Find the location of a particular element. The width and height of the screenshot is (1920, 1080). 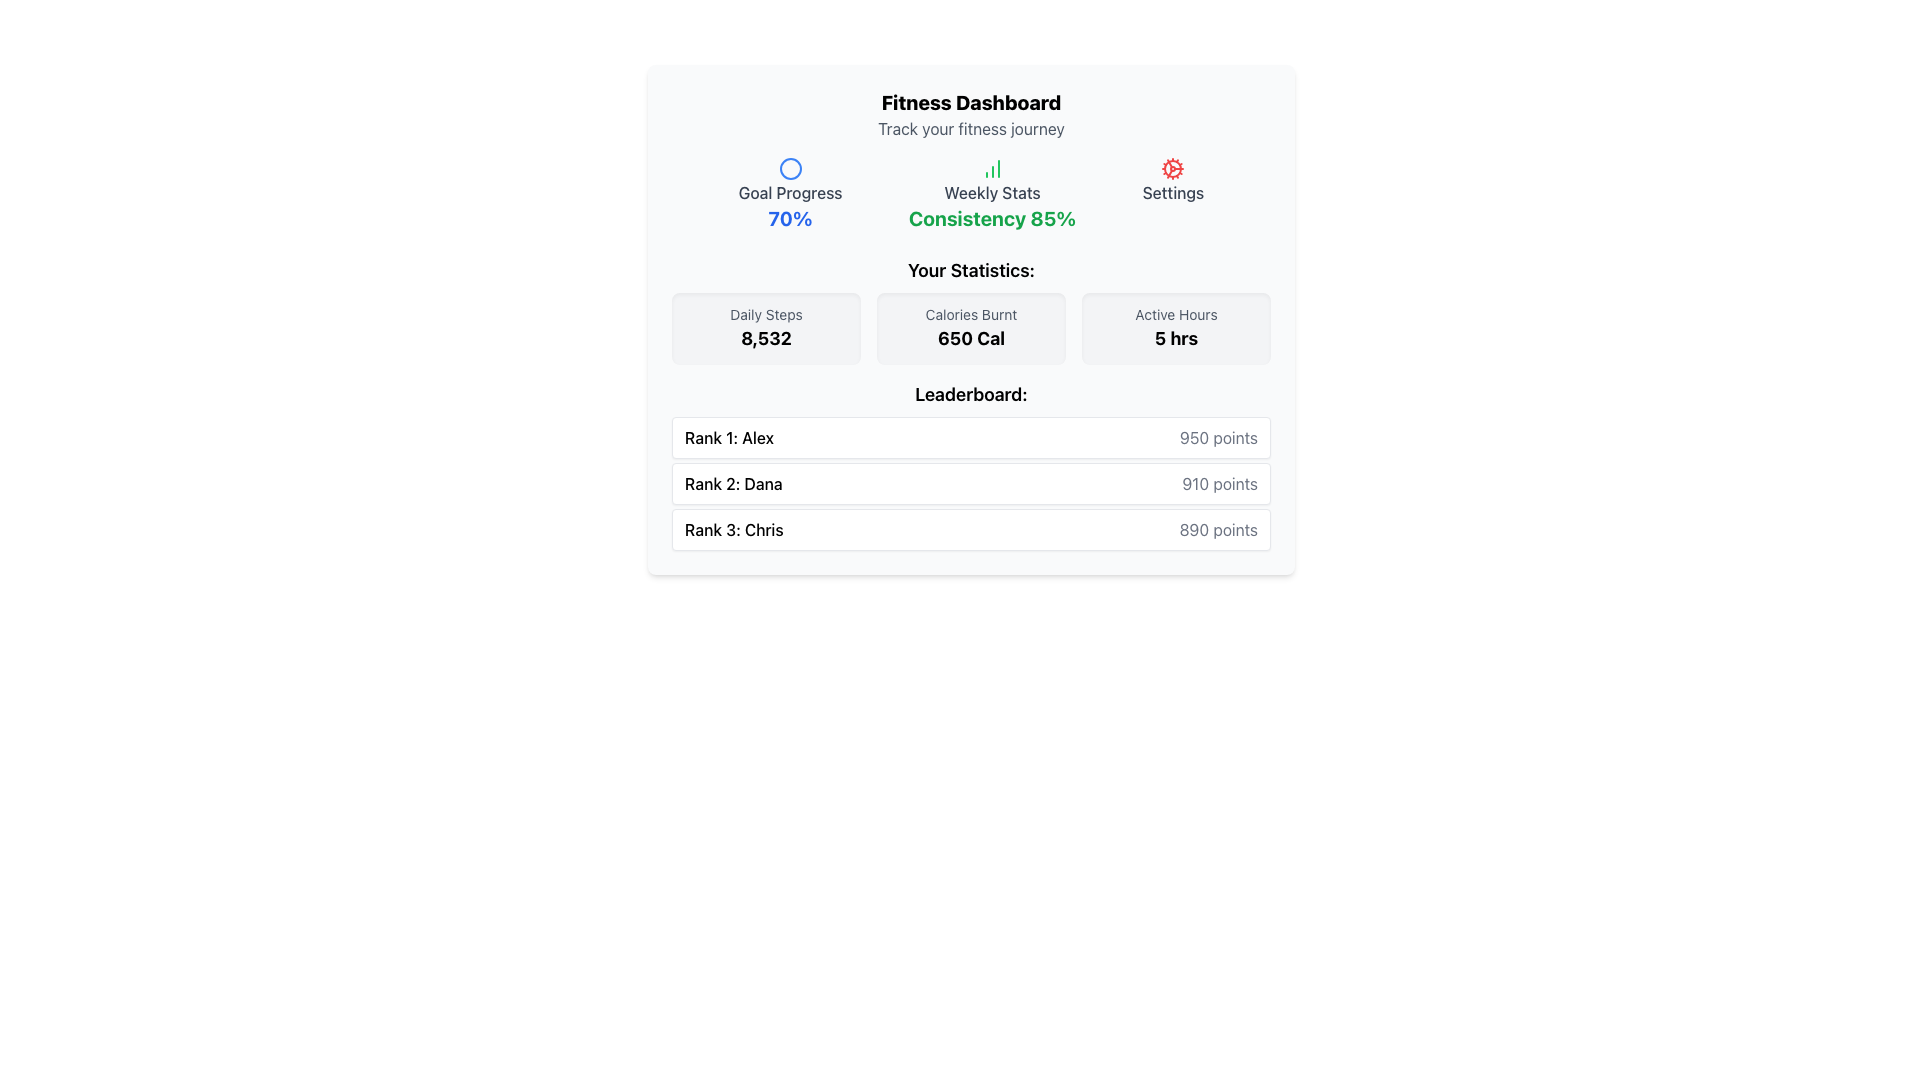

the green bar chart icon located above the 'Weekly Stats' text in the 'Consistency 85%' section is located at coordinates (992, 168).